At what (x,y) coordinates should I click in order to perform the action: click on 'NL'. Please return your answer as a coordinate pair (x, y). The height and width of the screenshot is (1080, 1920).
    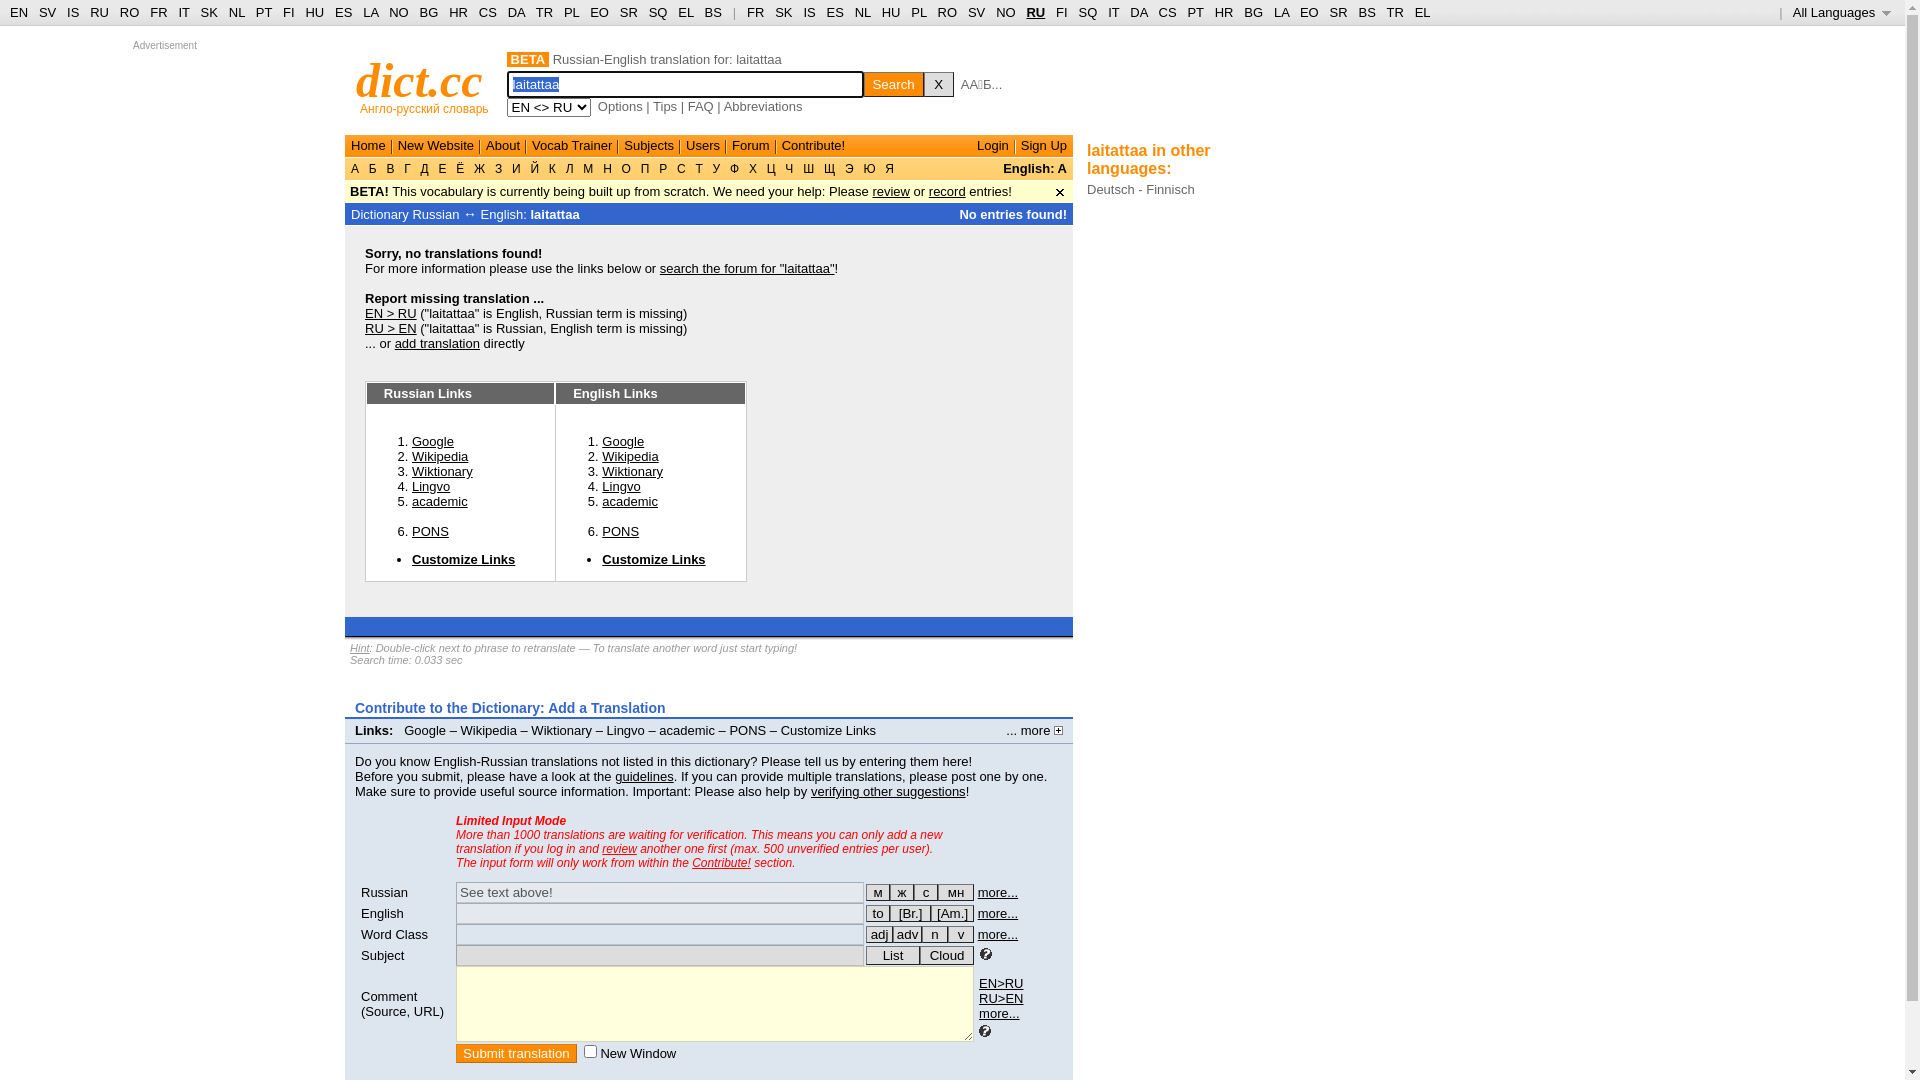
    Looking at the image, I should click on (854, 12).